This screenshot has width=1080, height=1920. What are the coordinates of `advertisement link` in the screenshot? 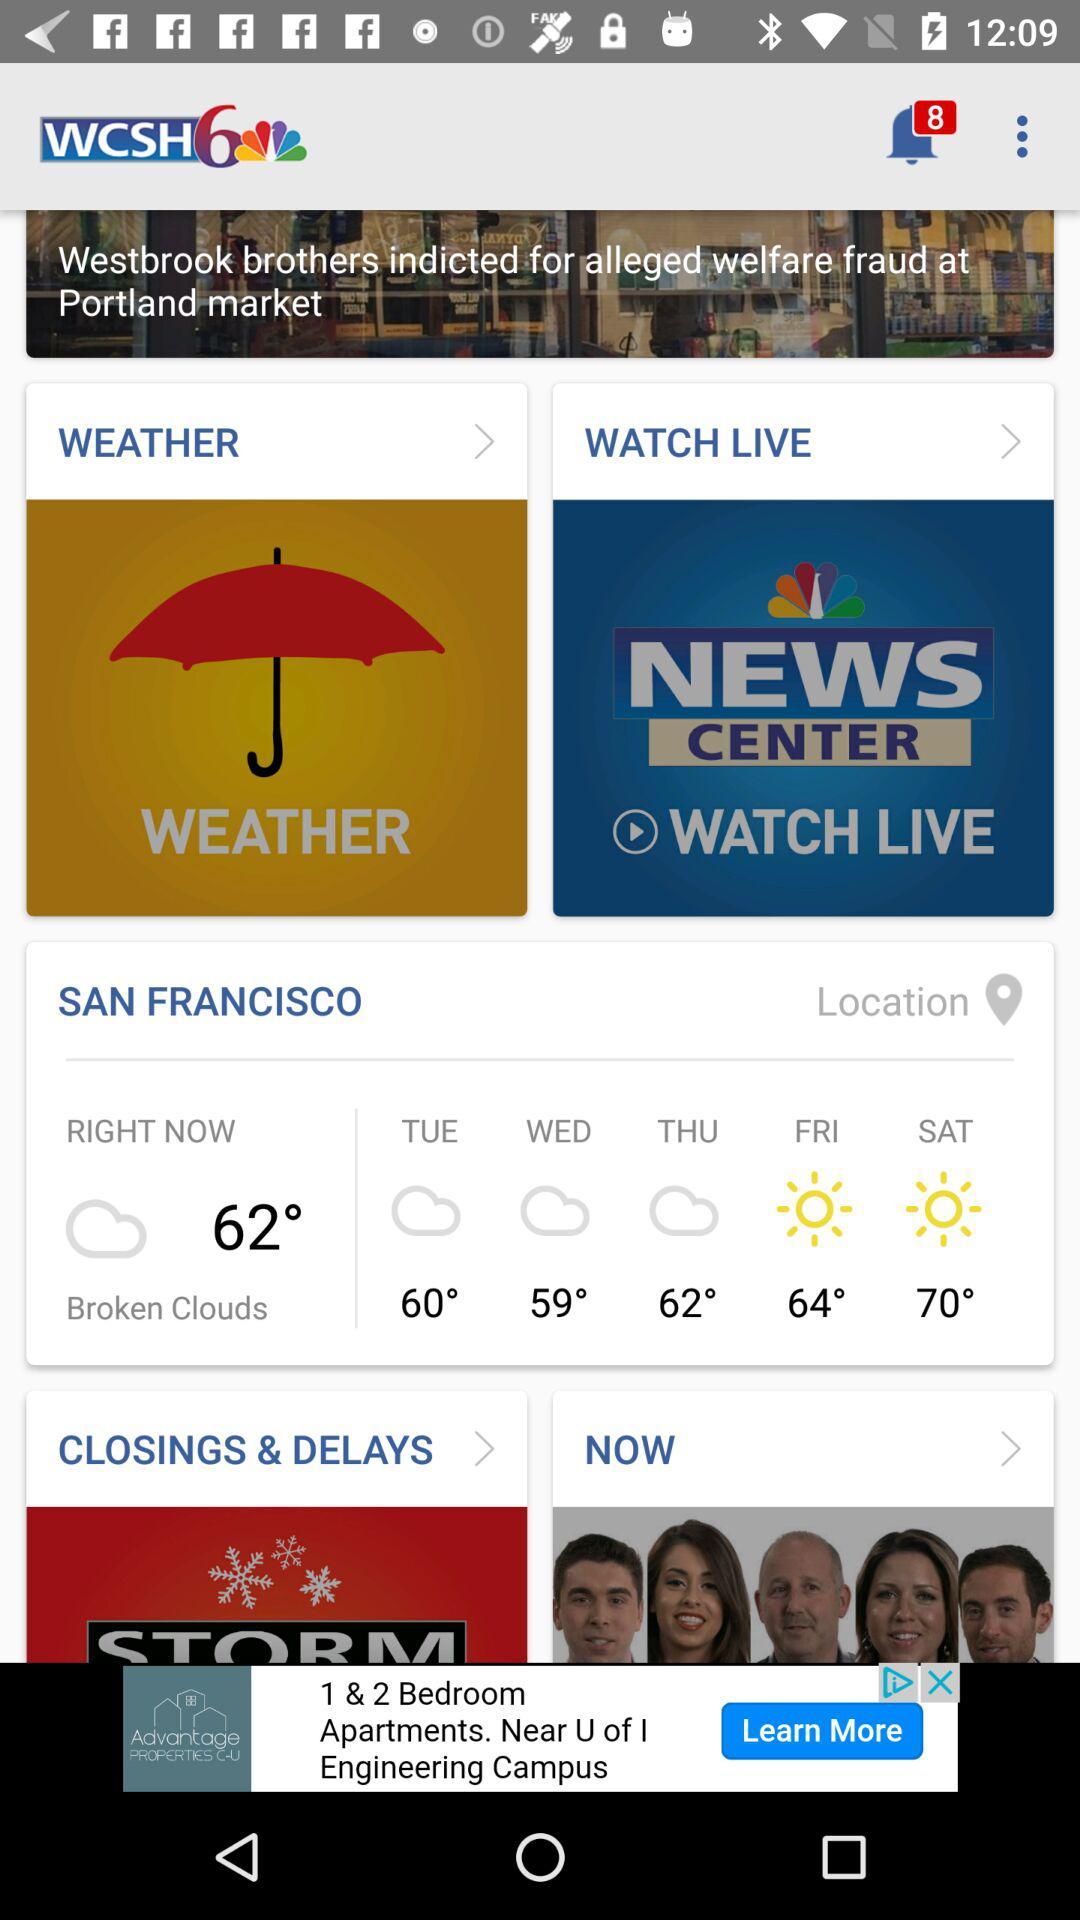 It's located at (540, 1727).